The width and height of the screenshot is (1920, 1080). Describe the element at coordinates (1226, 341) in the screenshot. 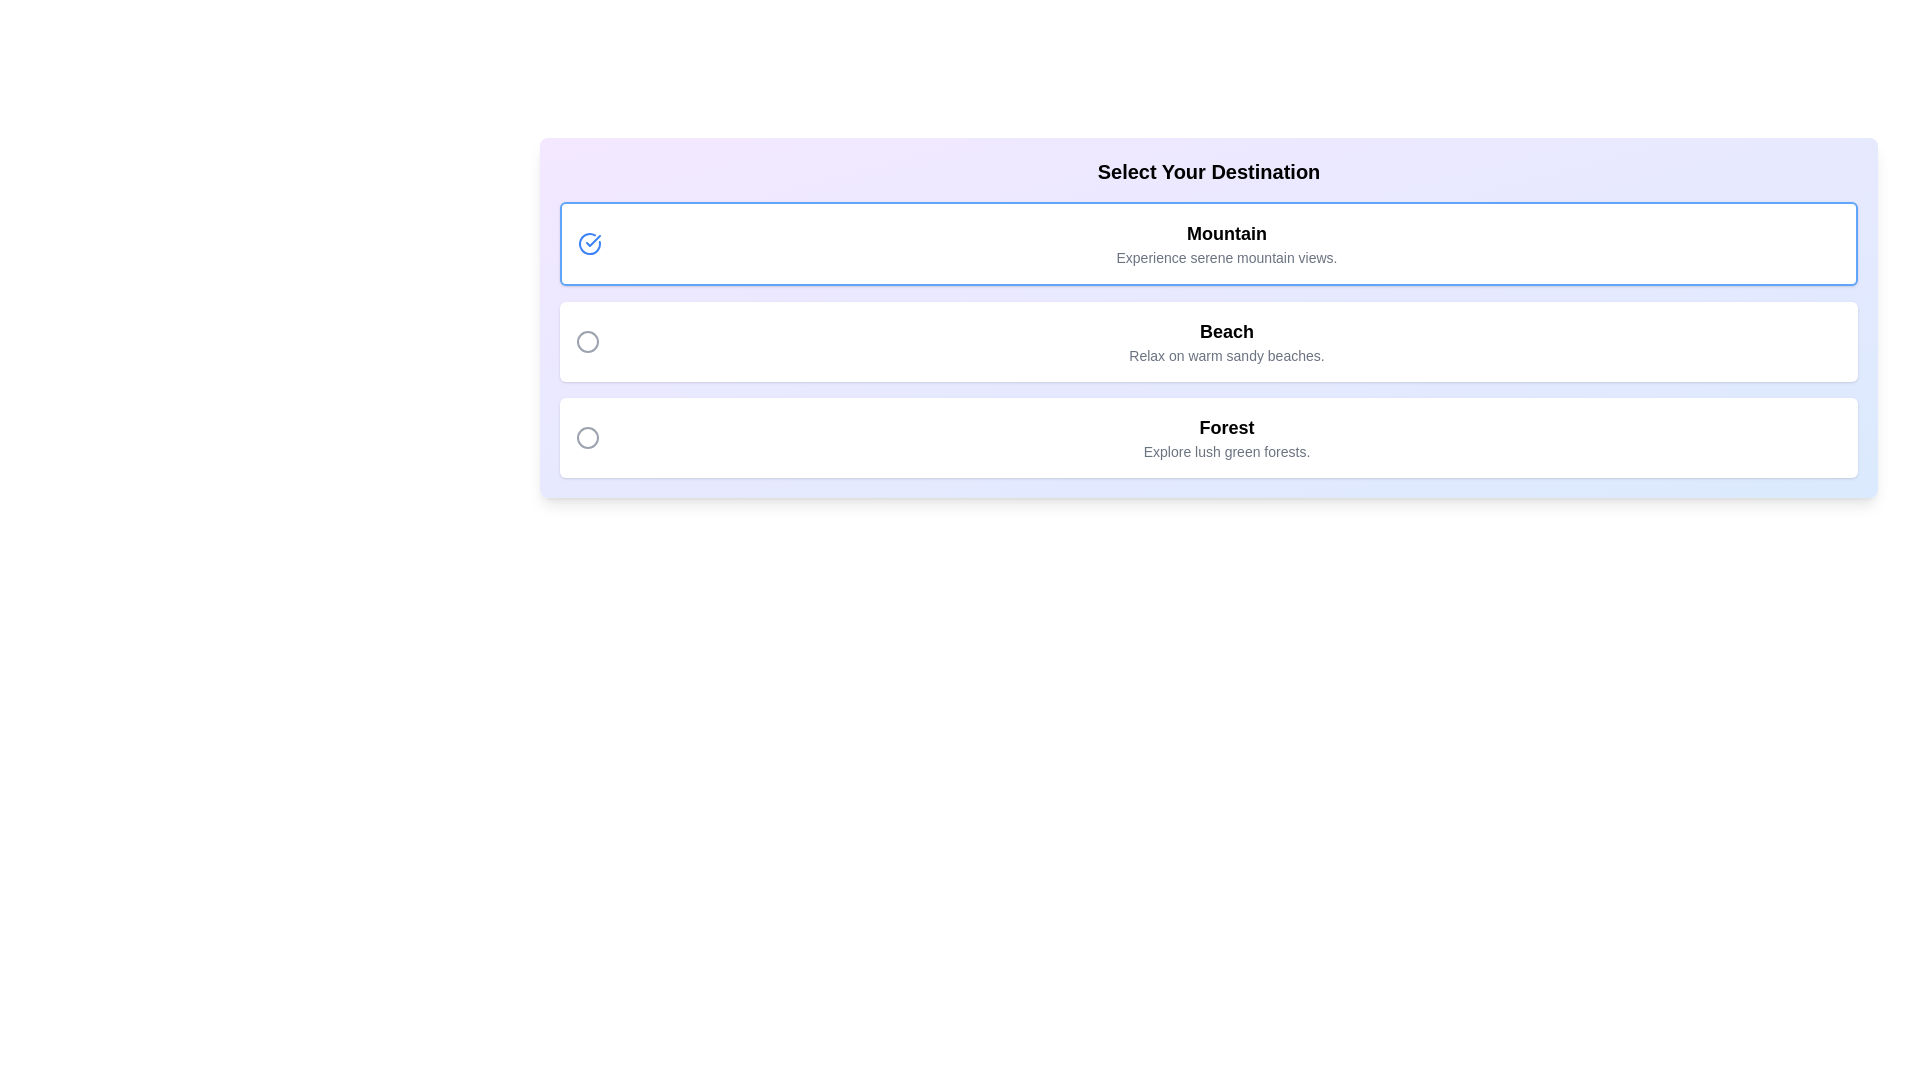

I see `the main text component in the second selectable card labeled 'Beach', which contains the bold text 'Beach' and the smaller text 'Relax on warm sandy beaches.'` at that location.